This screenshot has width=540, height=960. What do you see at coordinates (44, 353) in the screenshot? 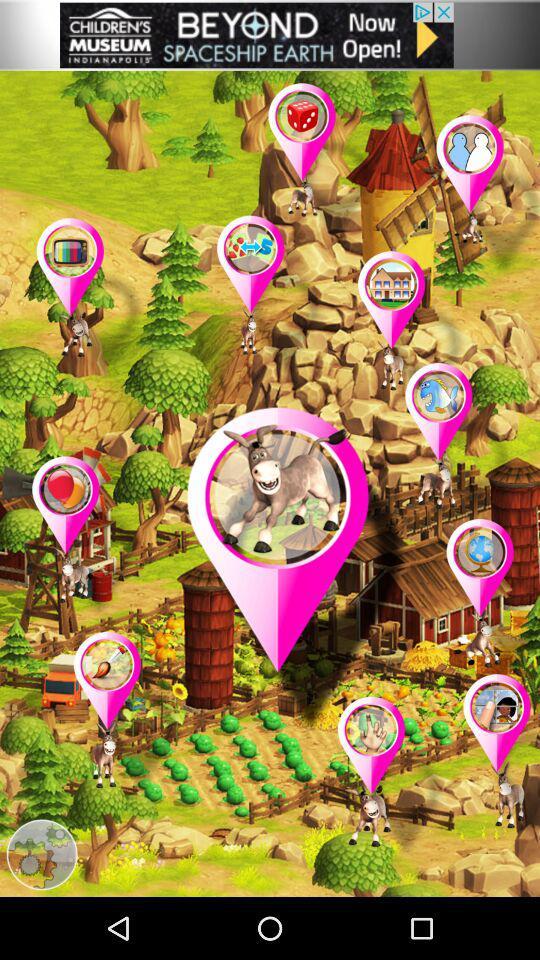
I see `the location icon` at bounding box center [44, 353].